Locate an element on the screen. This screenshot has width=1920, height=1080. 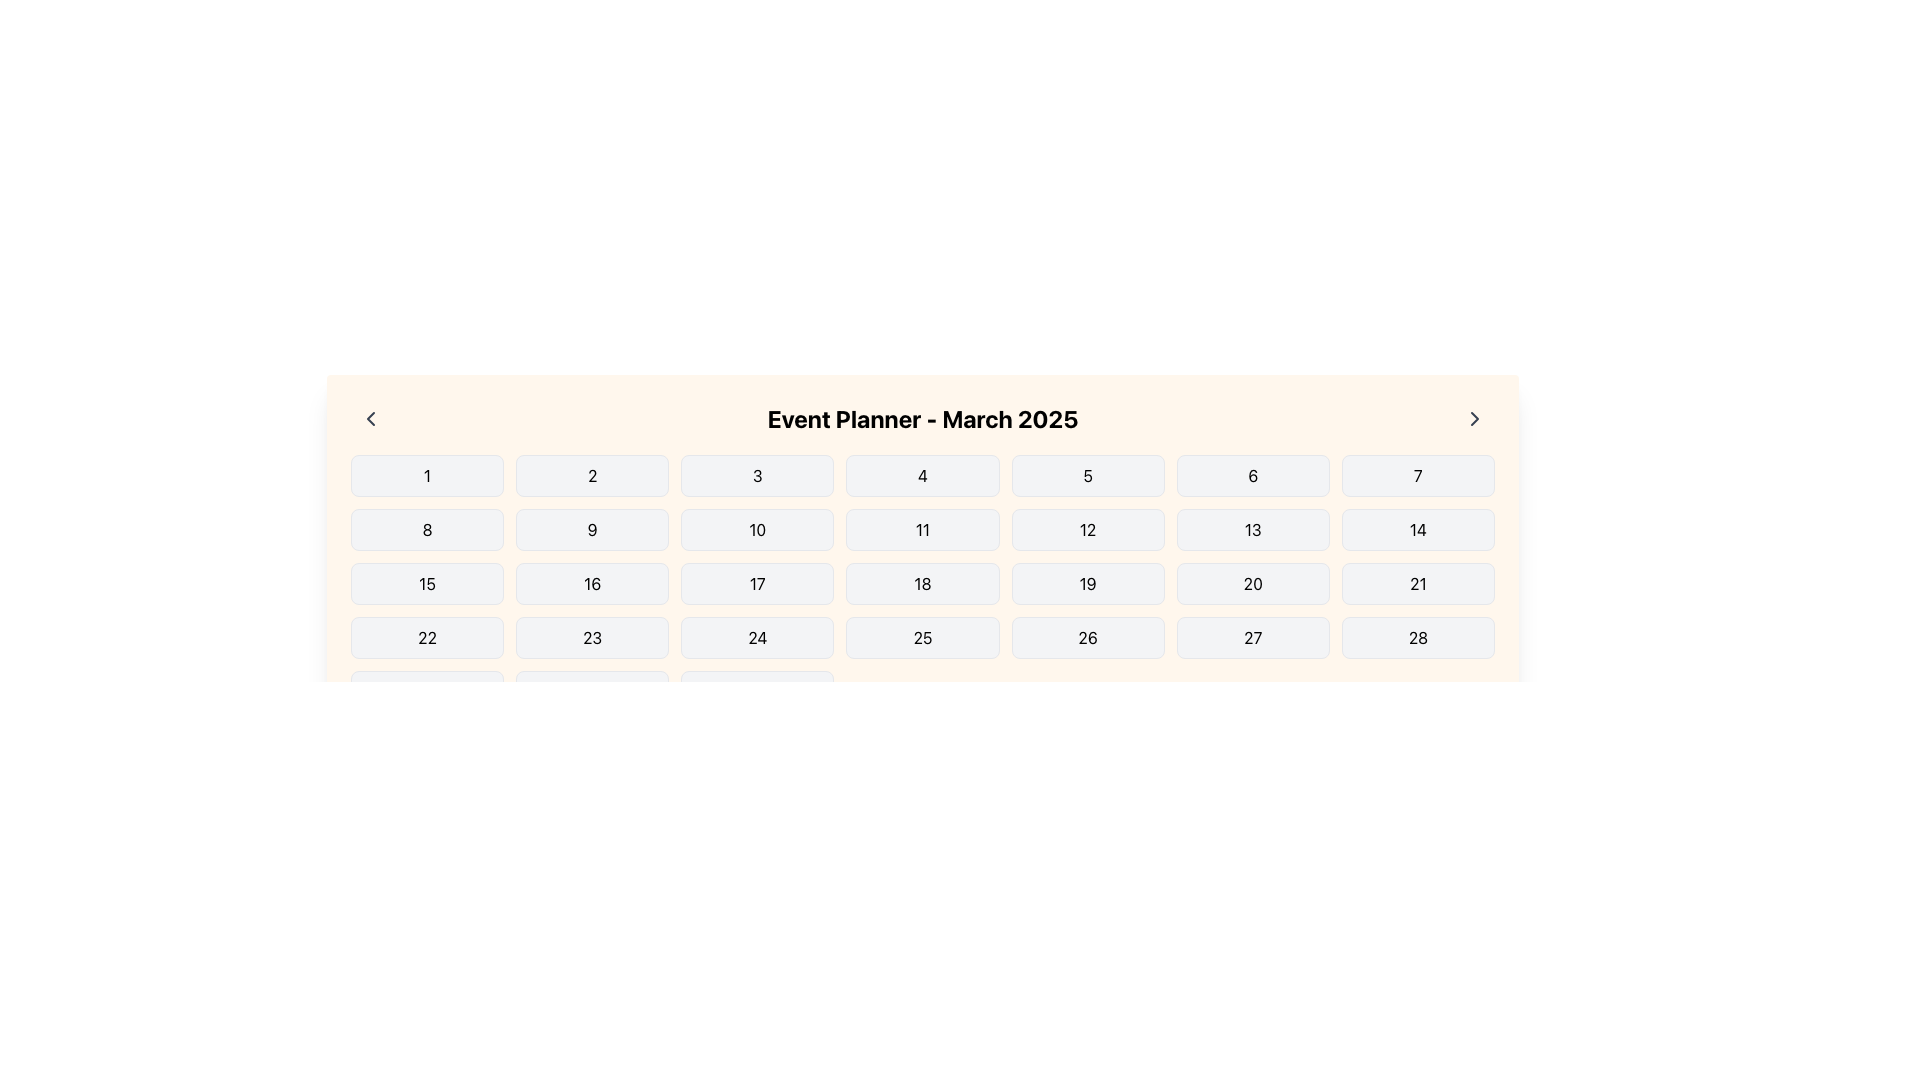
the button-like cell displaying the number '12' in the second row and sixth column of the grid under 'Event Planner - March 2025' is located at coordinates (1087, 528).